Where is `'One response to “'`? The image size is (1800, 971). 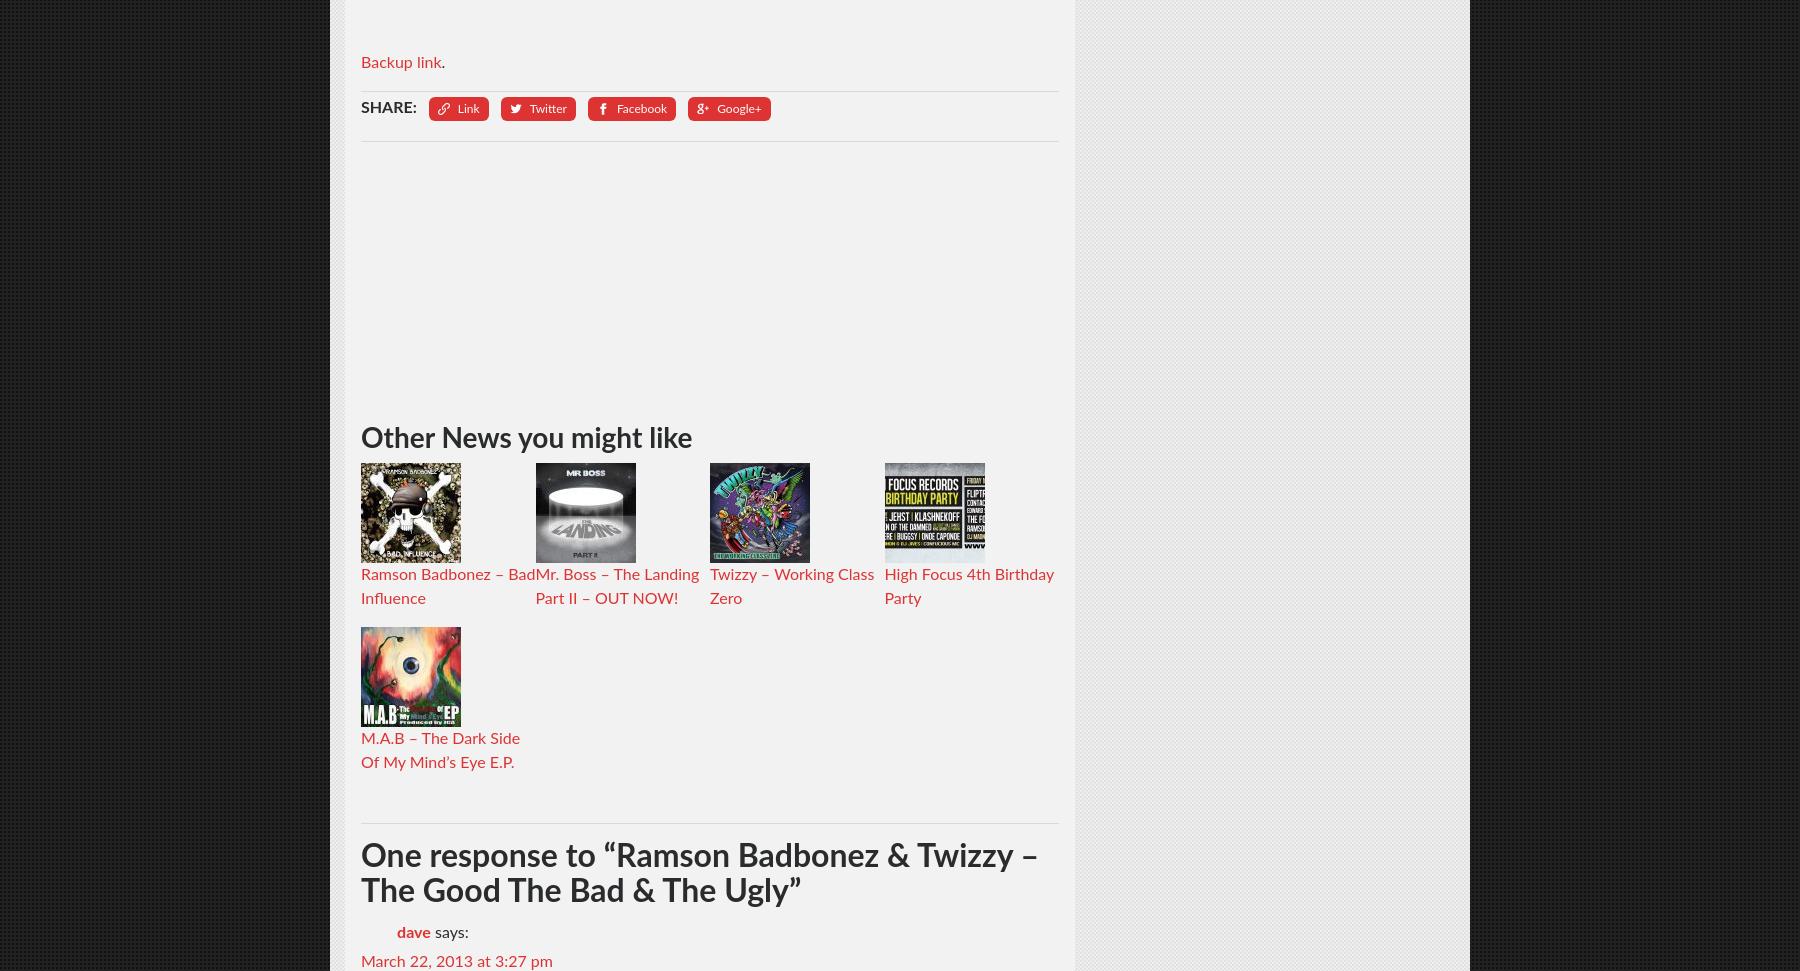
'One response to “' is located at coordinates (487, 855).